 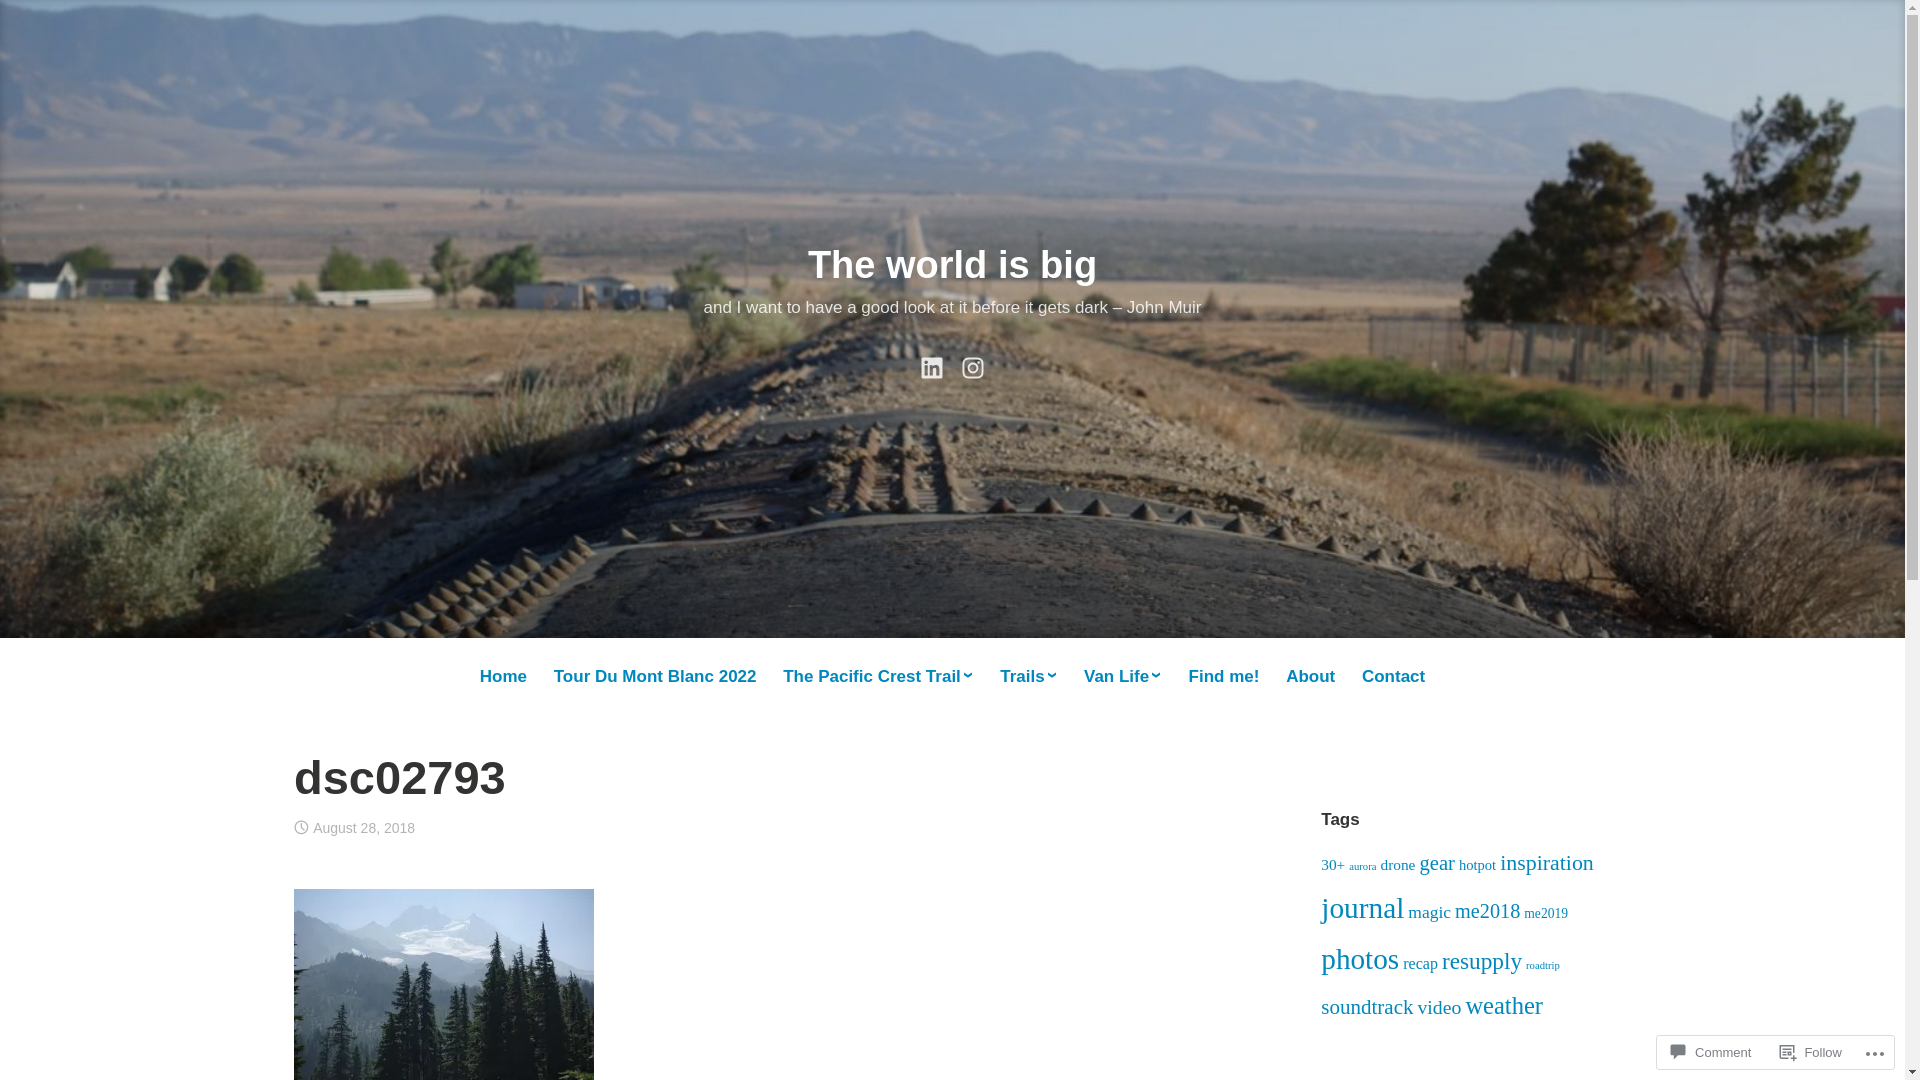 What do you see at coordinates (0, 22) in the screenshot?
I see `'Search'` at bounding box center [0, 22].